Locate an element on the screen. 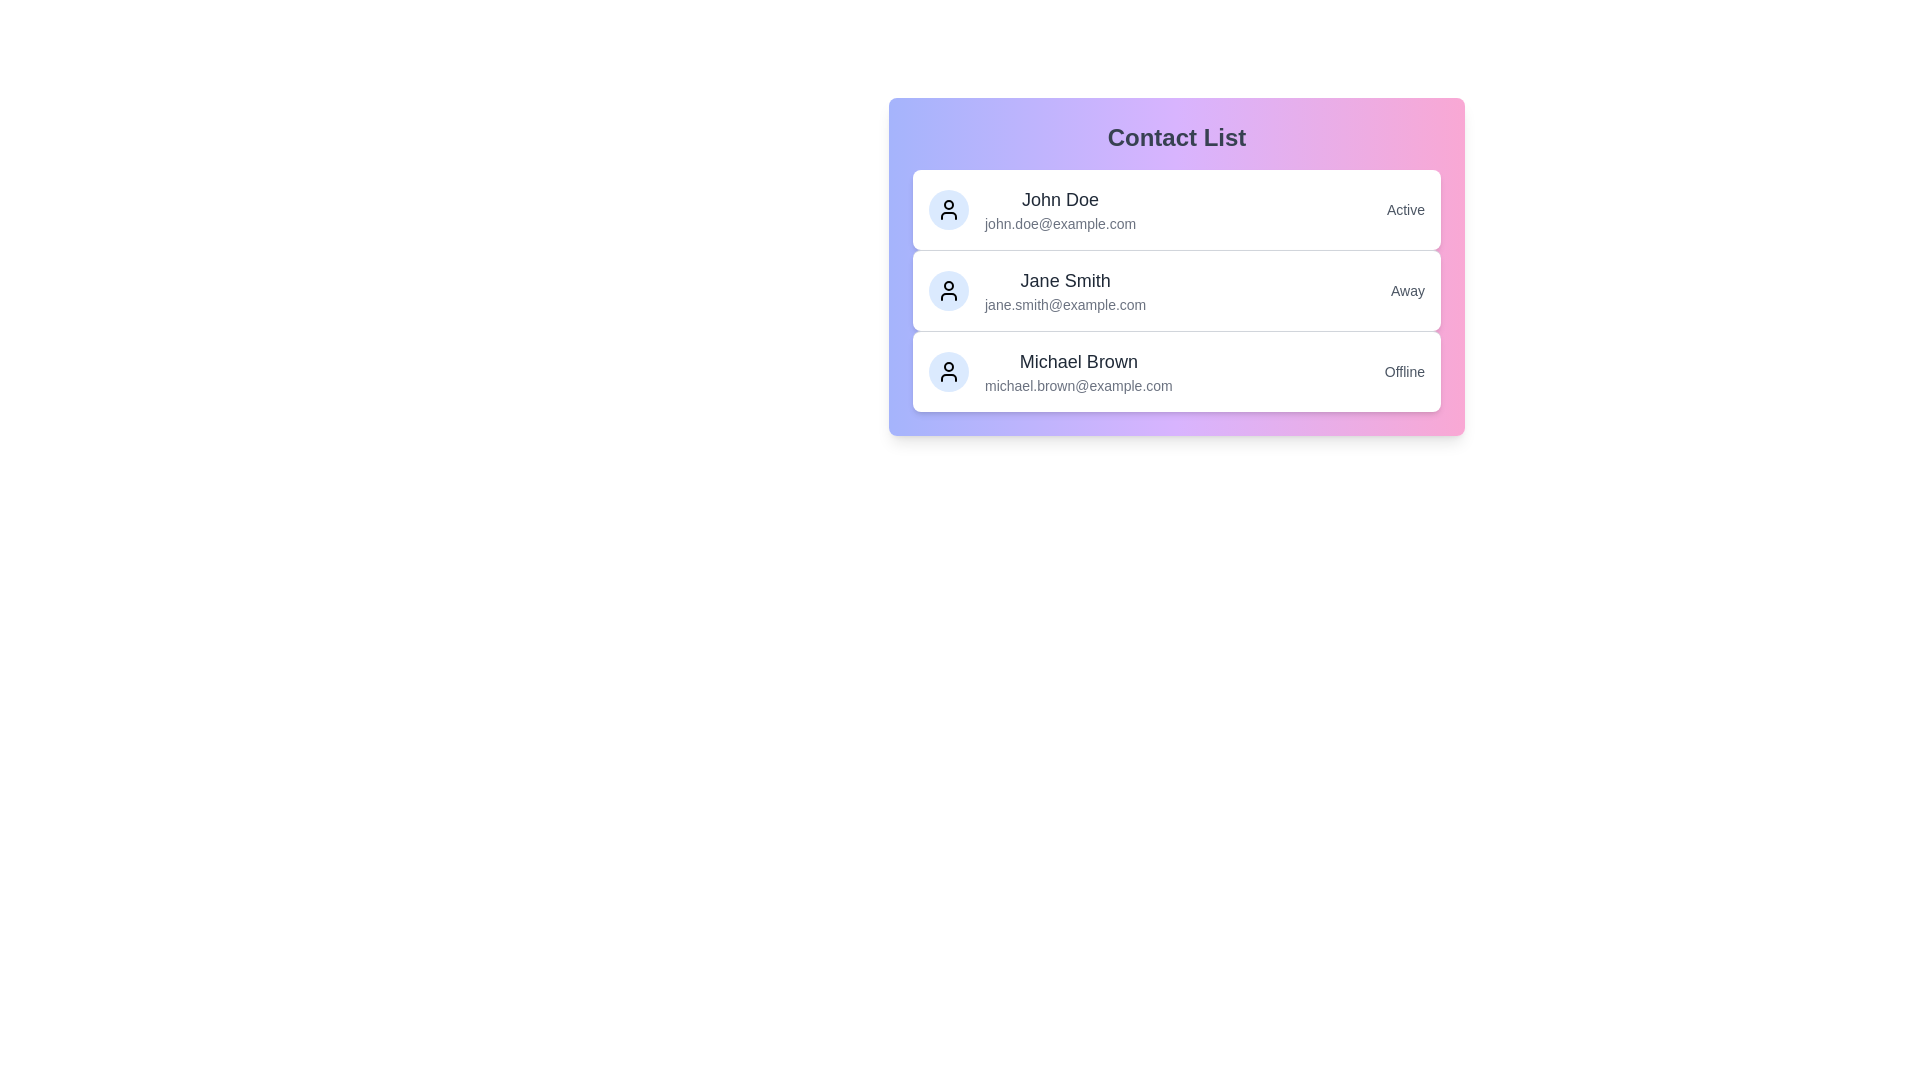 This screenshot has width=1920, height=1080. the list item corresponding to Michael Brown is located at coordinates (1176, 371).